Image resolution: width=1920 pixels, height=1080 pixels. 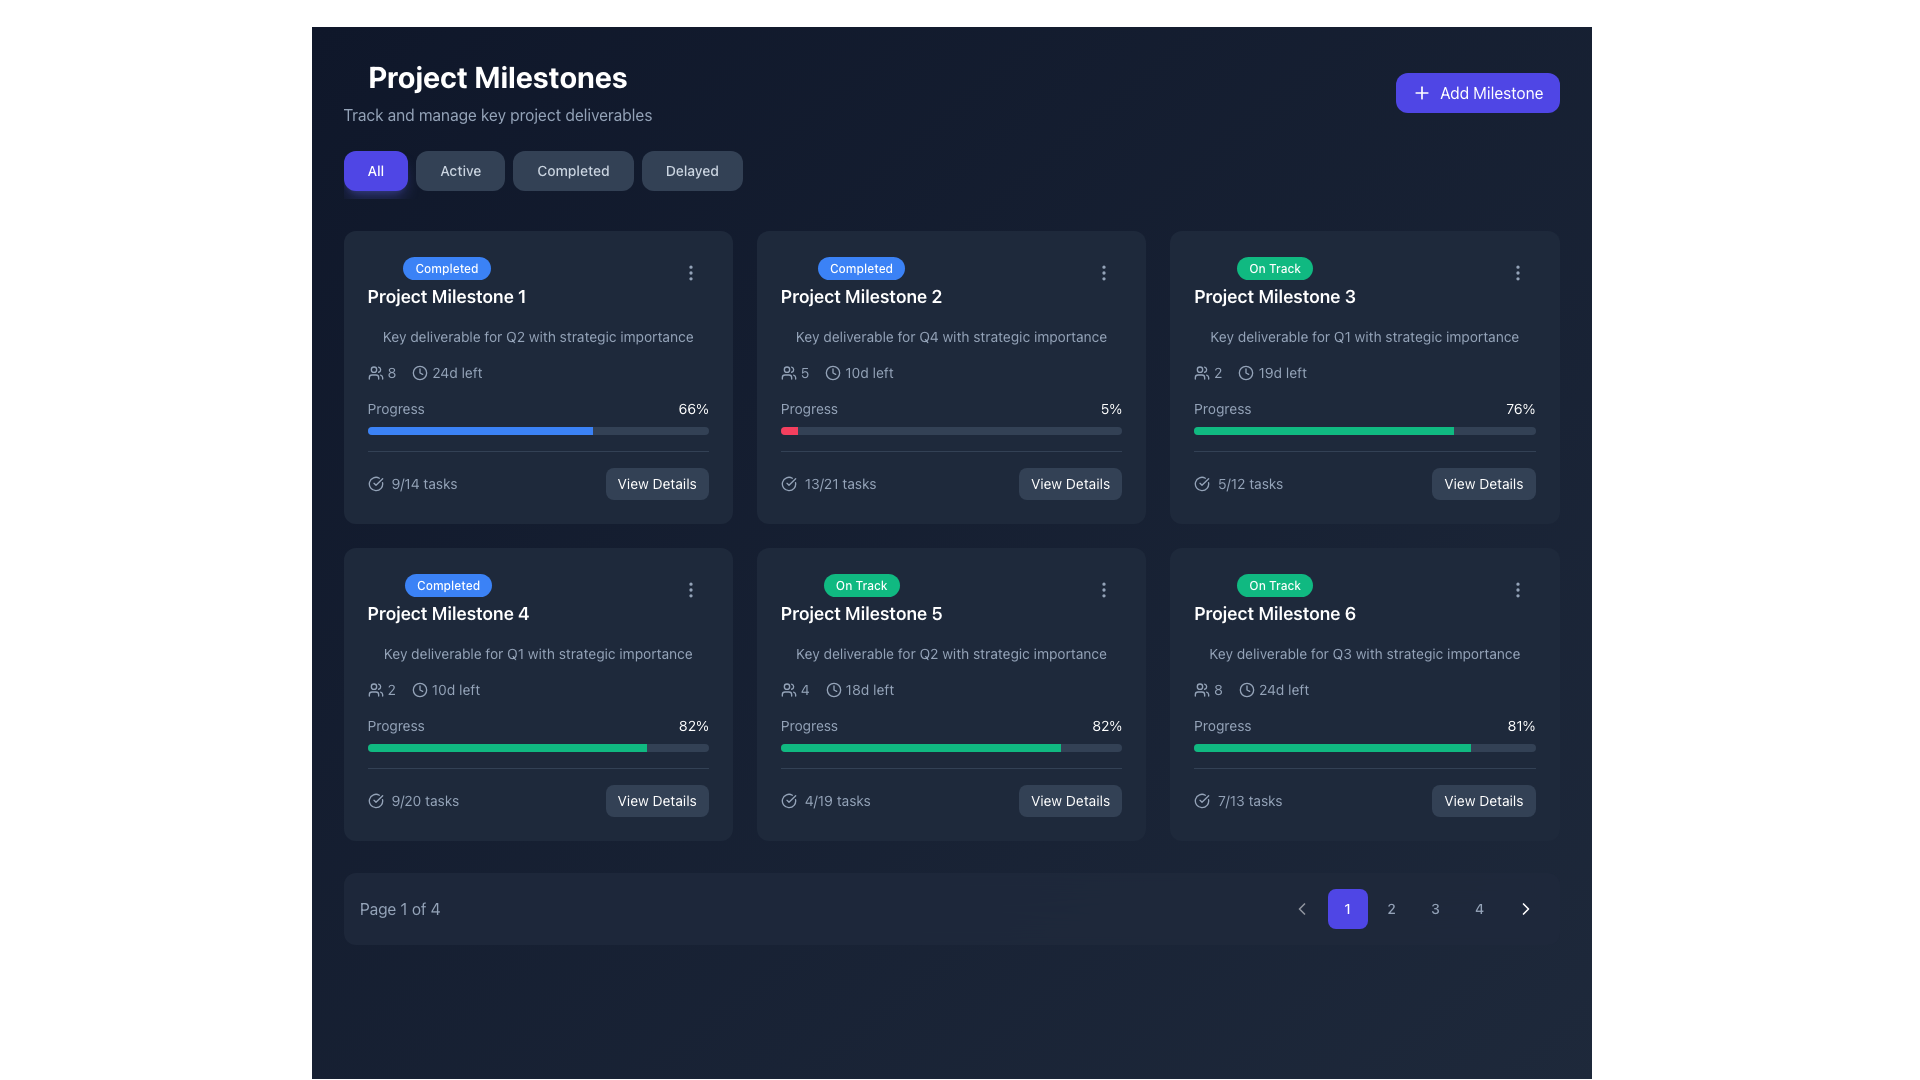 What do you see at coordinates (1103, 589) in the screenshot?
I see `the icon located at the top right corner of the 'Project Milestone 5' card` at bounding box center [1103, 589].